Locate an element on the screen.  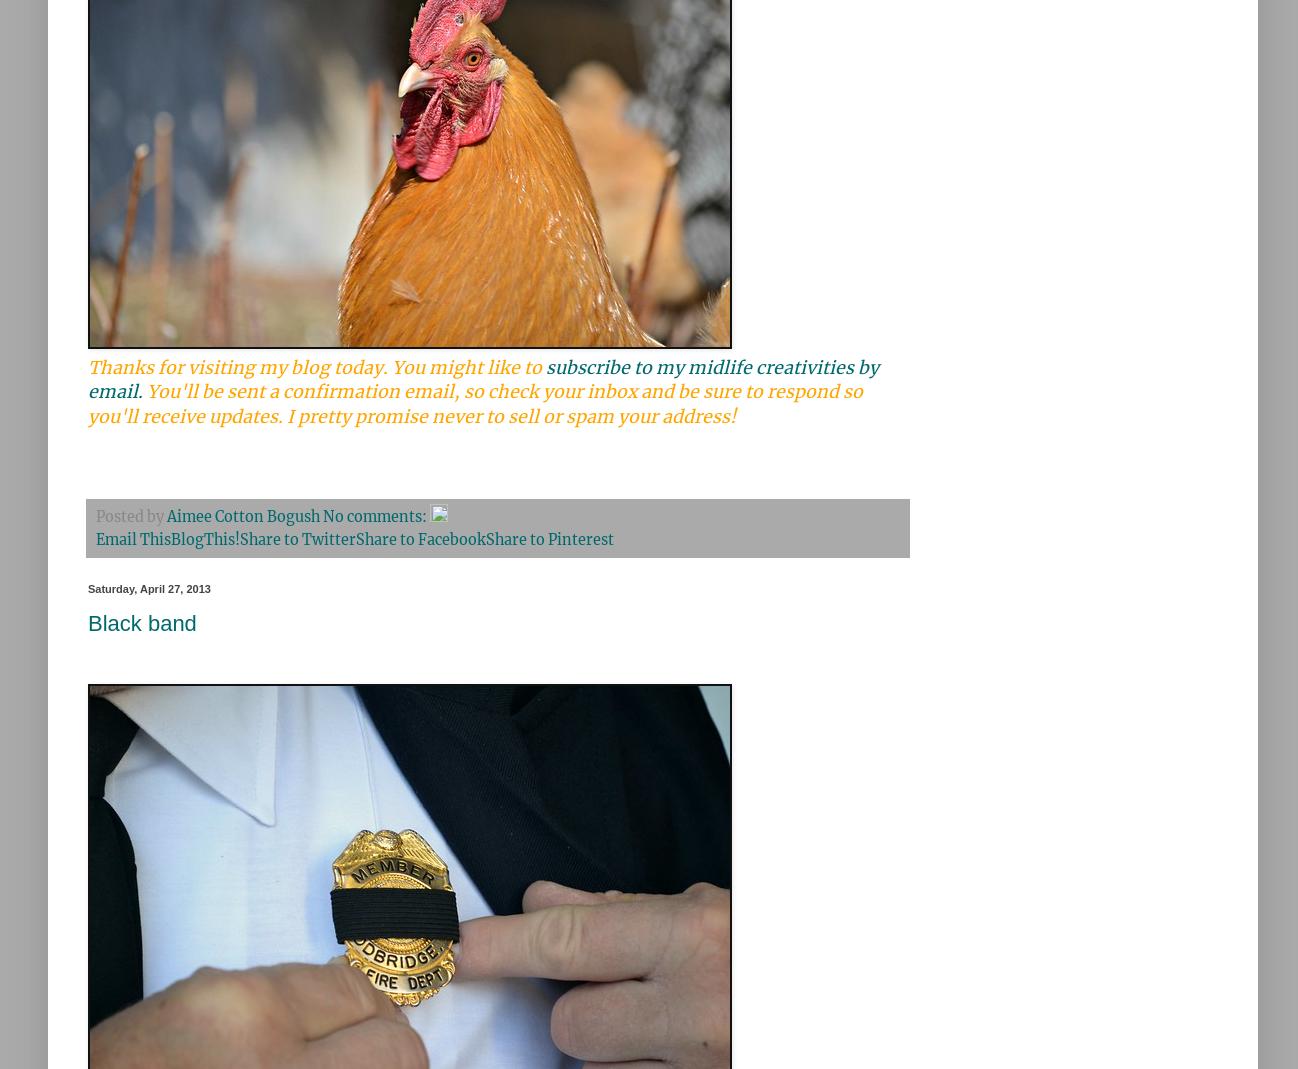
'You'll be sent a confirmation email, so check your inbox and be sure to respond so you'll receive updates.  I pretty promise never to sell or spam your address!' is located at coordinates (475, 404).